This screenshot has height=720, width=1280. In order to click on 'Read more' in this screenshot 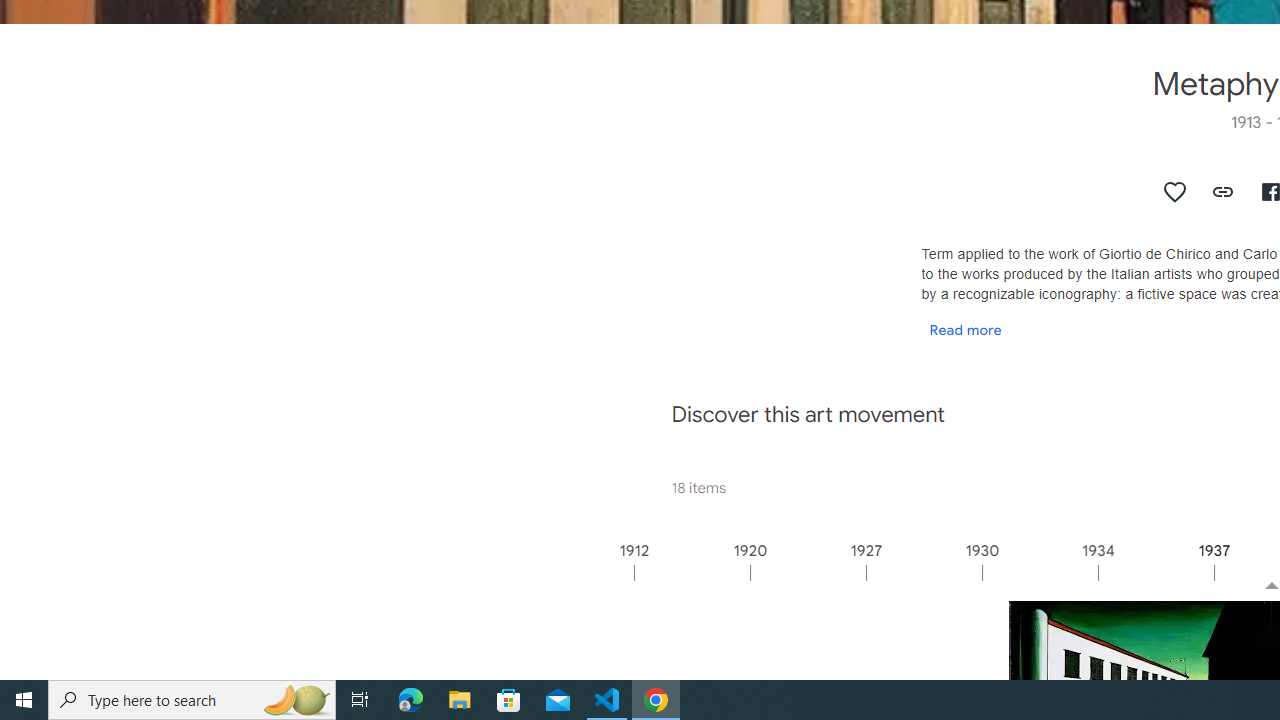, I will do `click(965, 328)`.